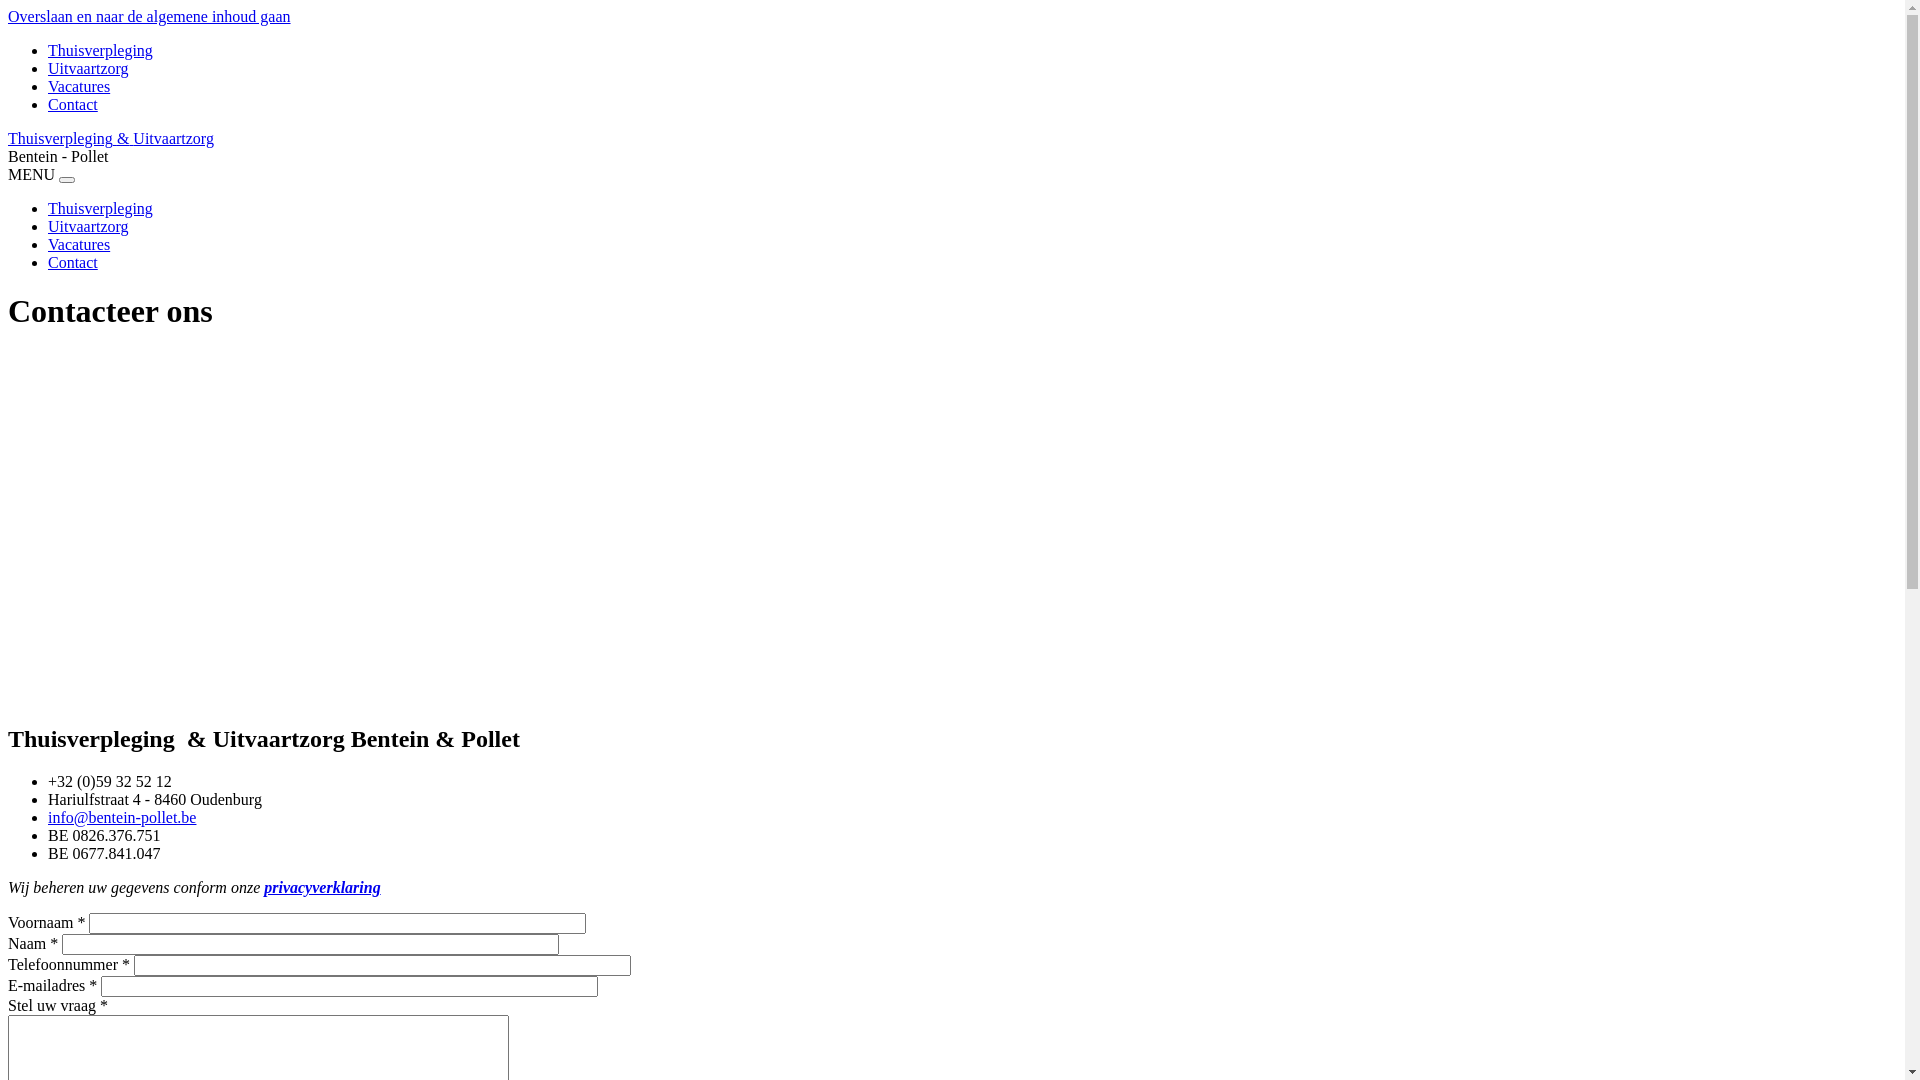 This screenshot has width=1920, height=1080. What do you see at coordinates (321, 886) in the screenshot?
I see `'privacyverklaring'` at bounding box center [321, 886].